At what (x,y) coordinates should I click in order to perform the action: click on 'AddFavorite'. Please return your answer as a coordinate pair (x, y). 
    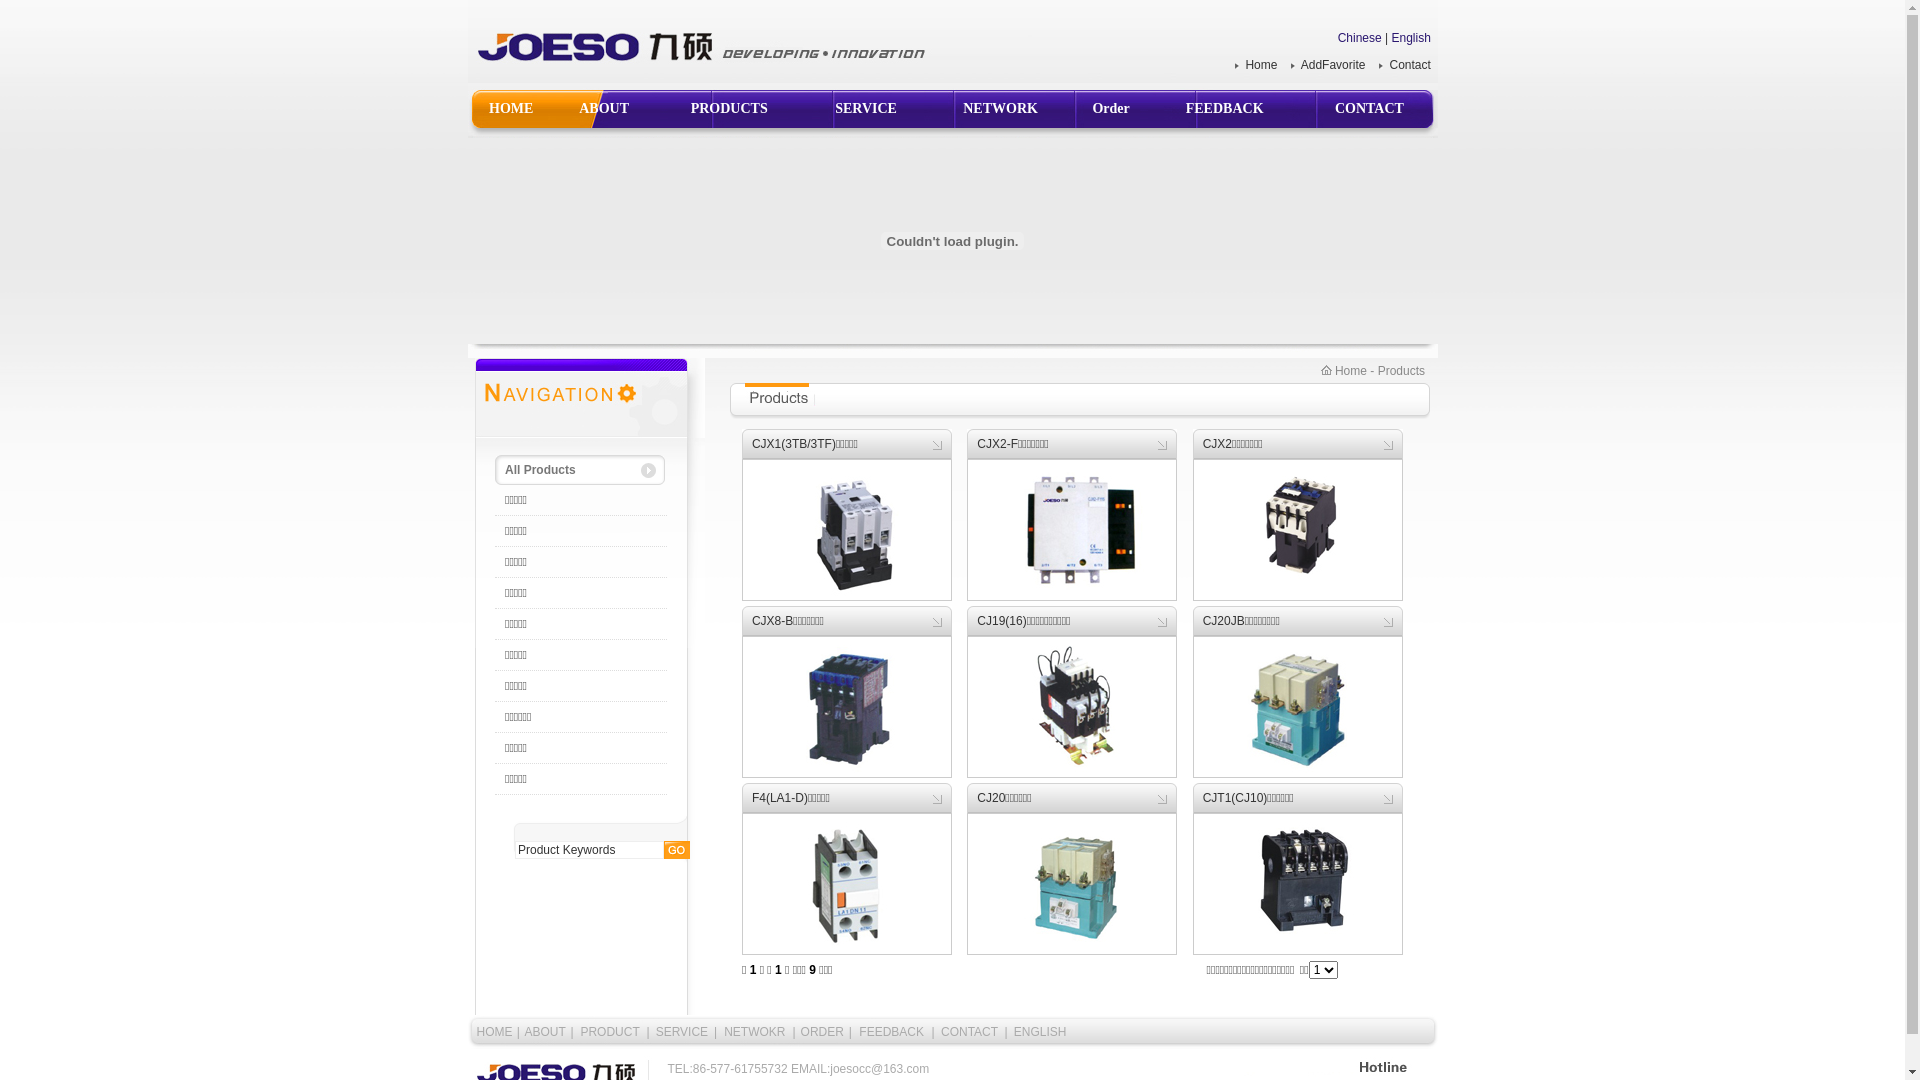
    Looking at the image, I should click on (1300, 64).